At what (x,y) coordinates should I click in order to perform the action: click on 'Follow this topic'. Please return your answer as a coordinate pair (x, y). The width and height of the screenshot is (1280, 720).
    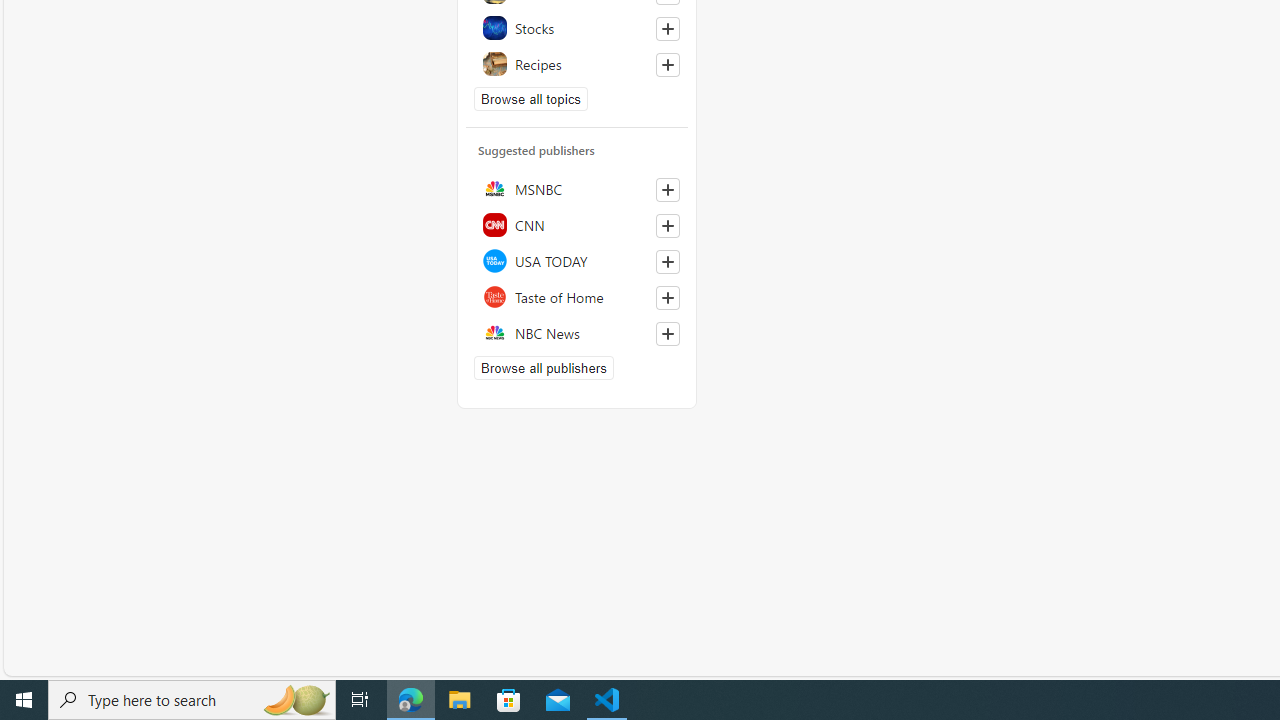
    Looking at the image, I should click on (667, 64).